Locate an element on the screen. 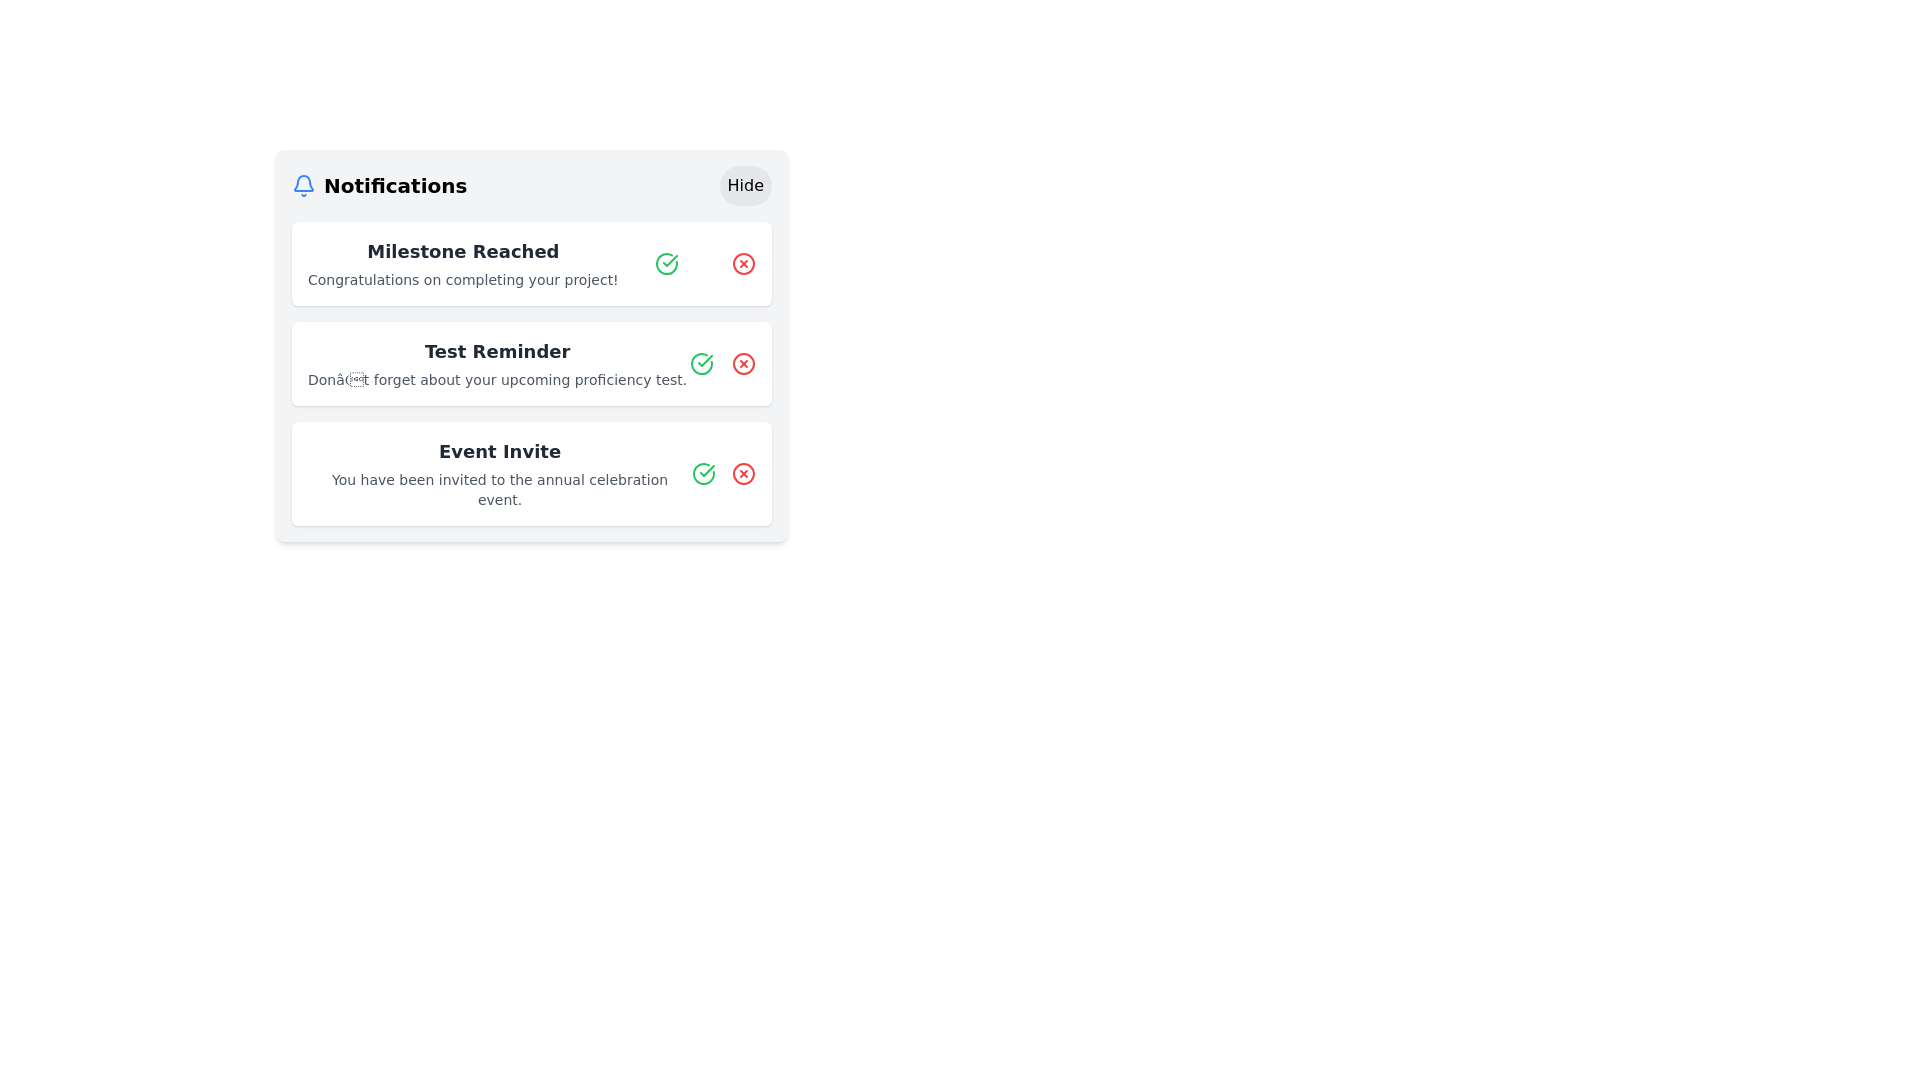  text label 'Event Invite' located at the top of the third notification entry in the notification panel is located at coordinates (499, 451).